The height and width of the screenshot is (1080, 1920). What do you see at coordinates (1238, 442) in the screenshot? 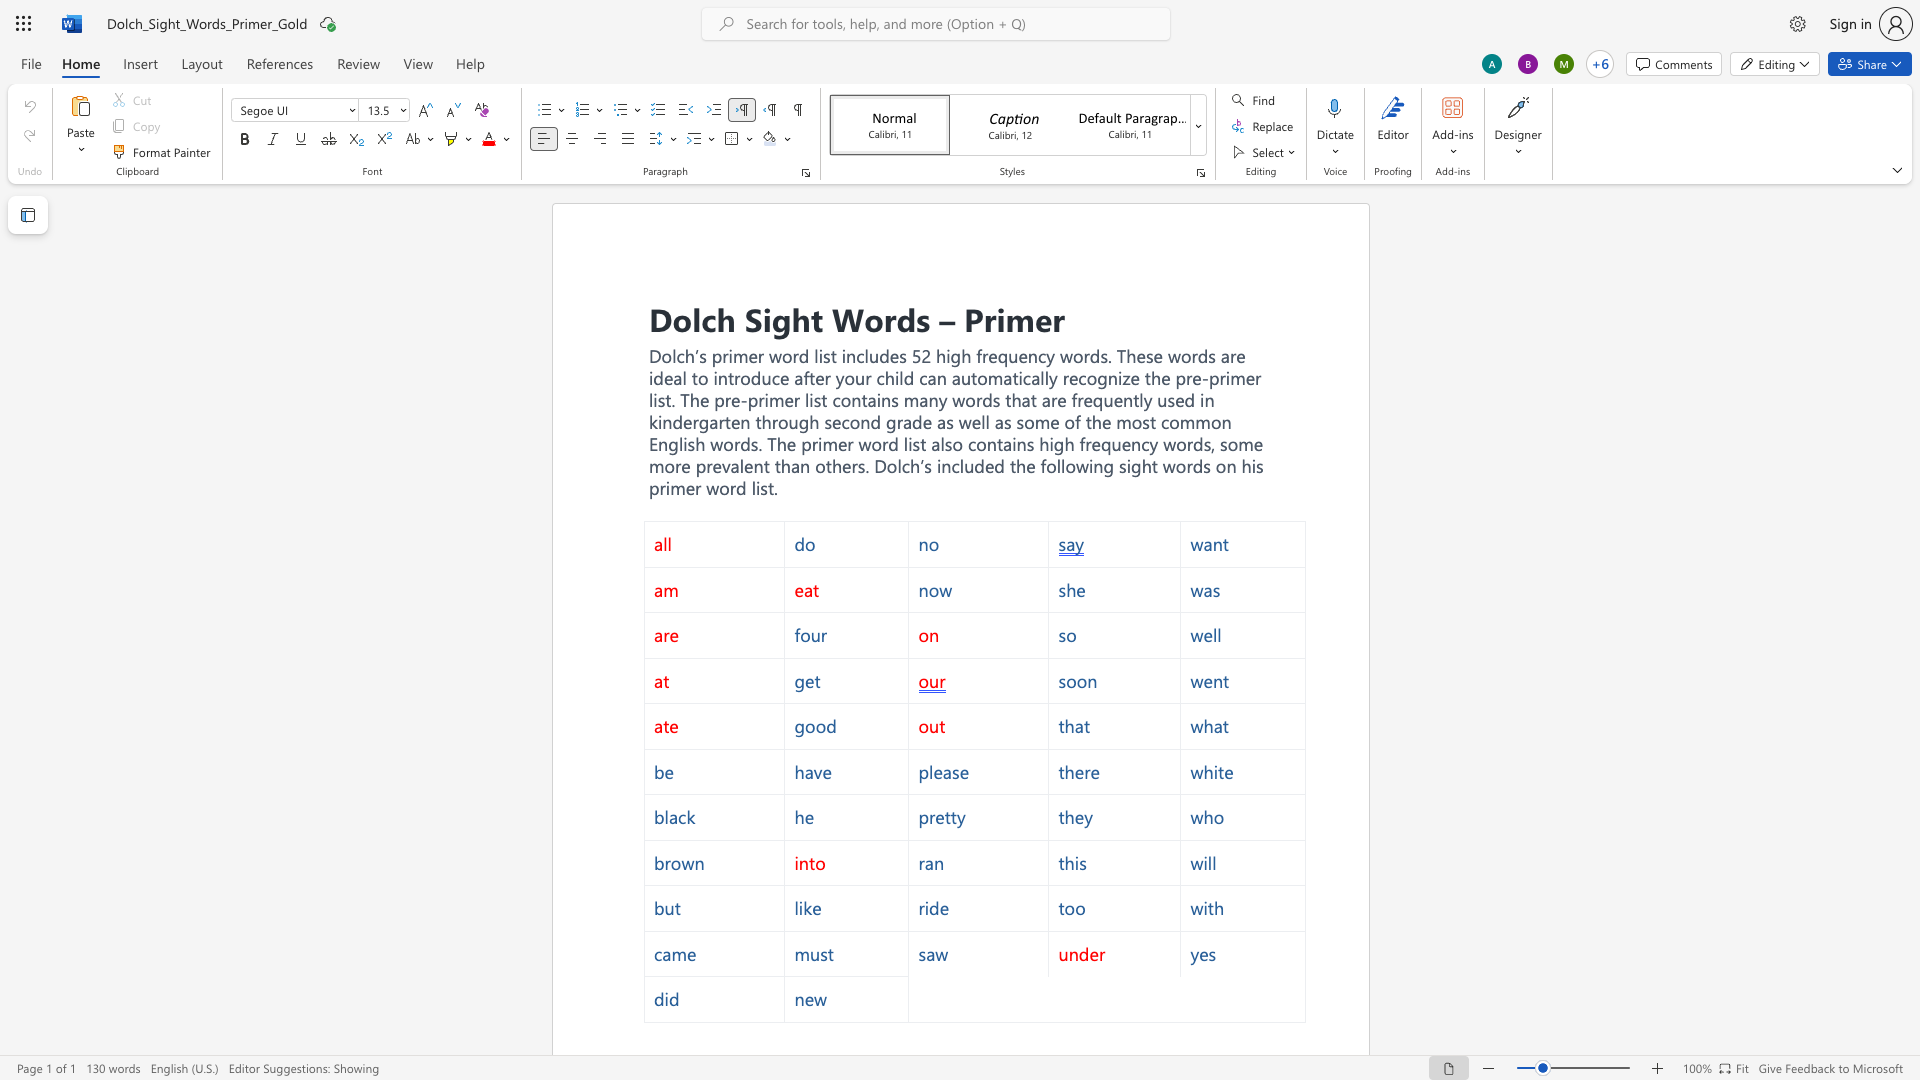
I see `the space between the continuous character "o" and "m" in the text` at bounding box center [1238, 442].